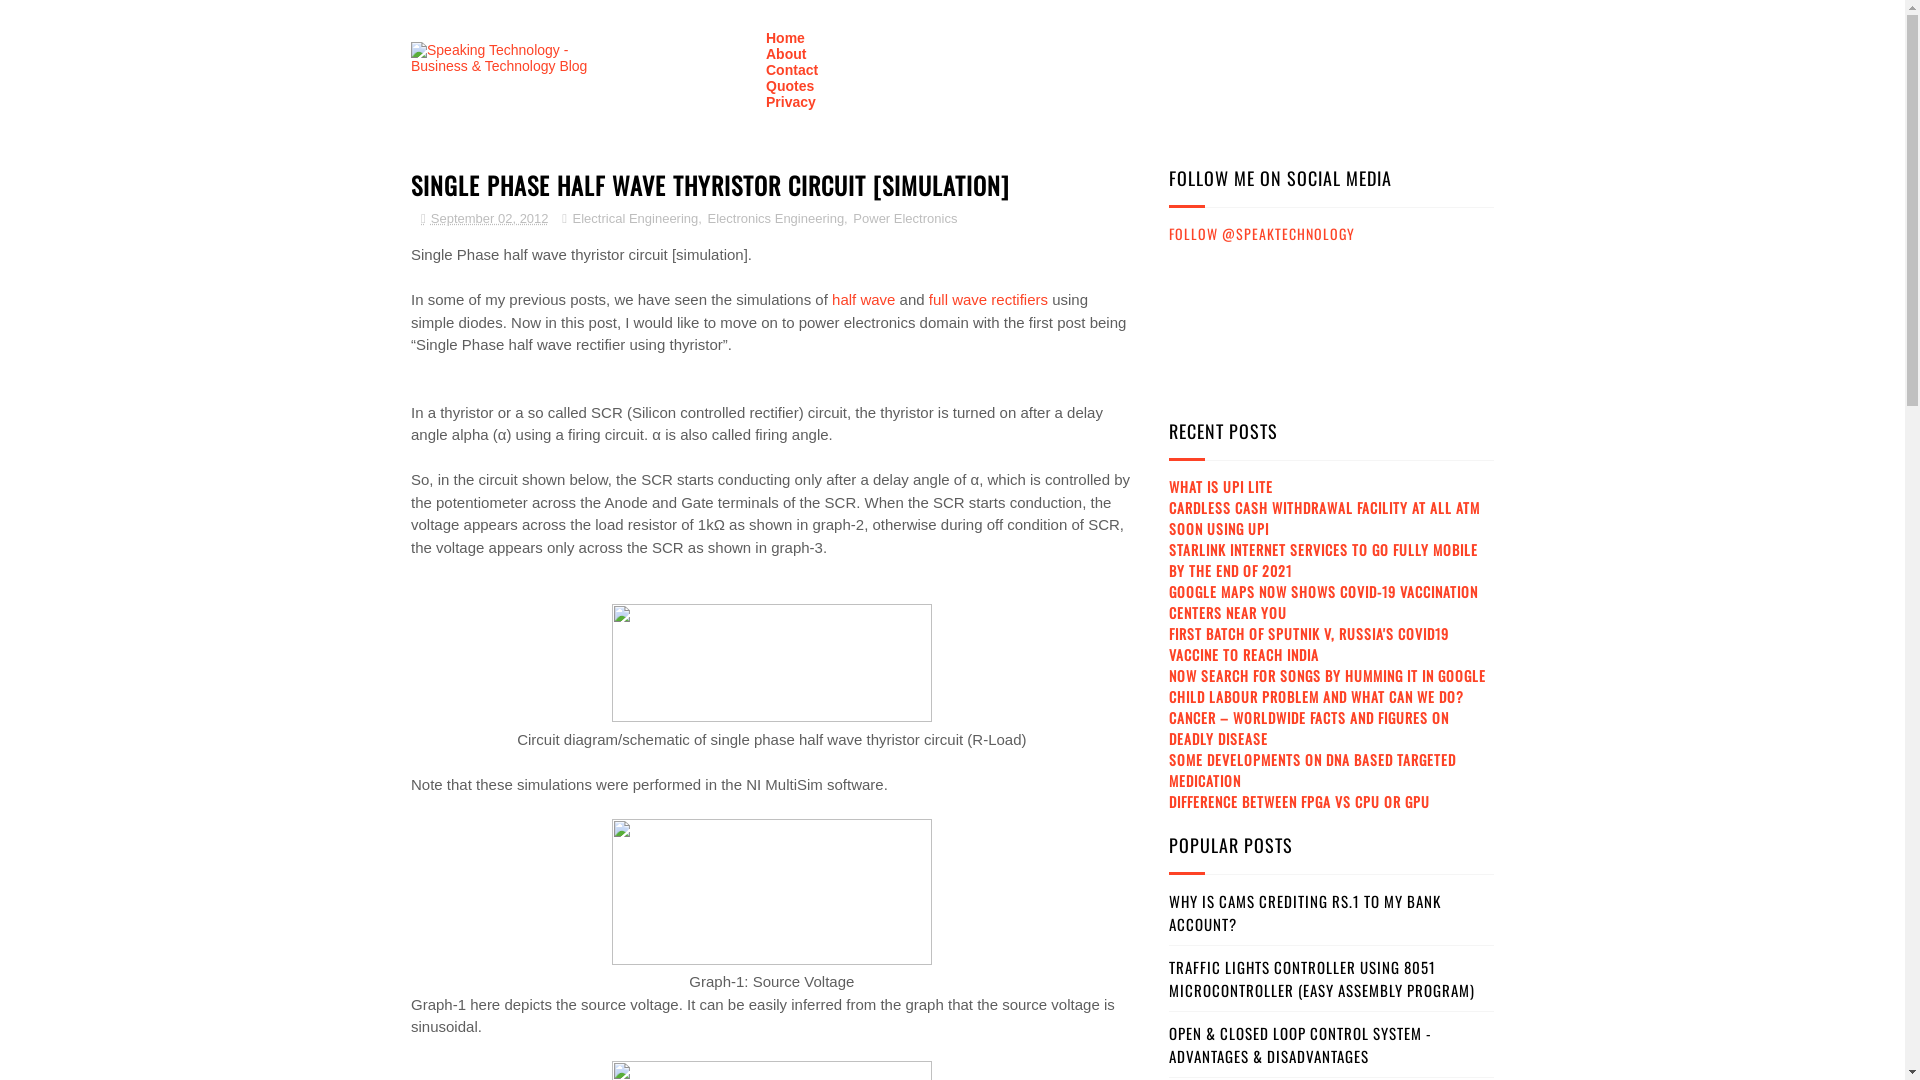  What do you see at coordinates (774, 218) in the screenshot?
I see `'Electronics Engineering'` at bounding box center [774, 218].